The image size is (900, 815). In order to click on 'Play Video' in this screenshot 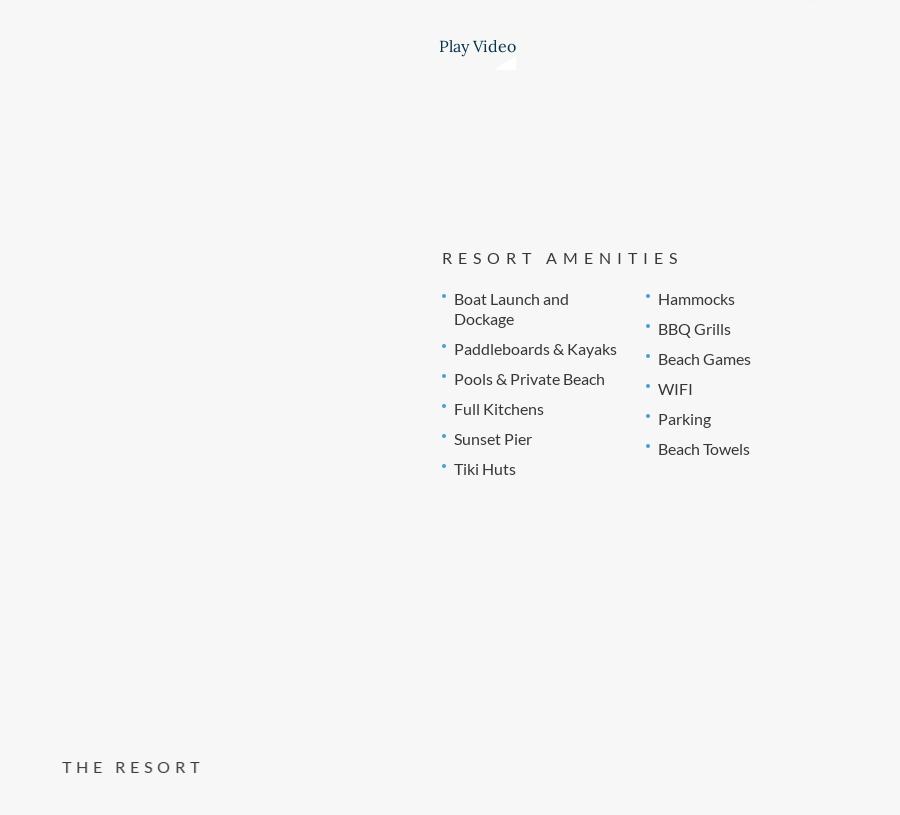, I will do `click(476, 44)`.